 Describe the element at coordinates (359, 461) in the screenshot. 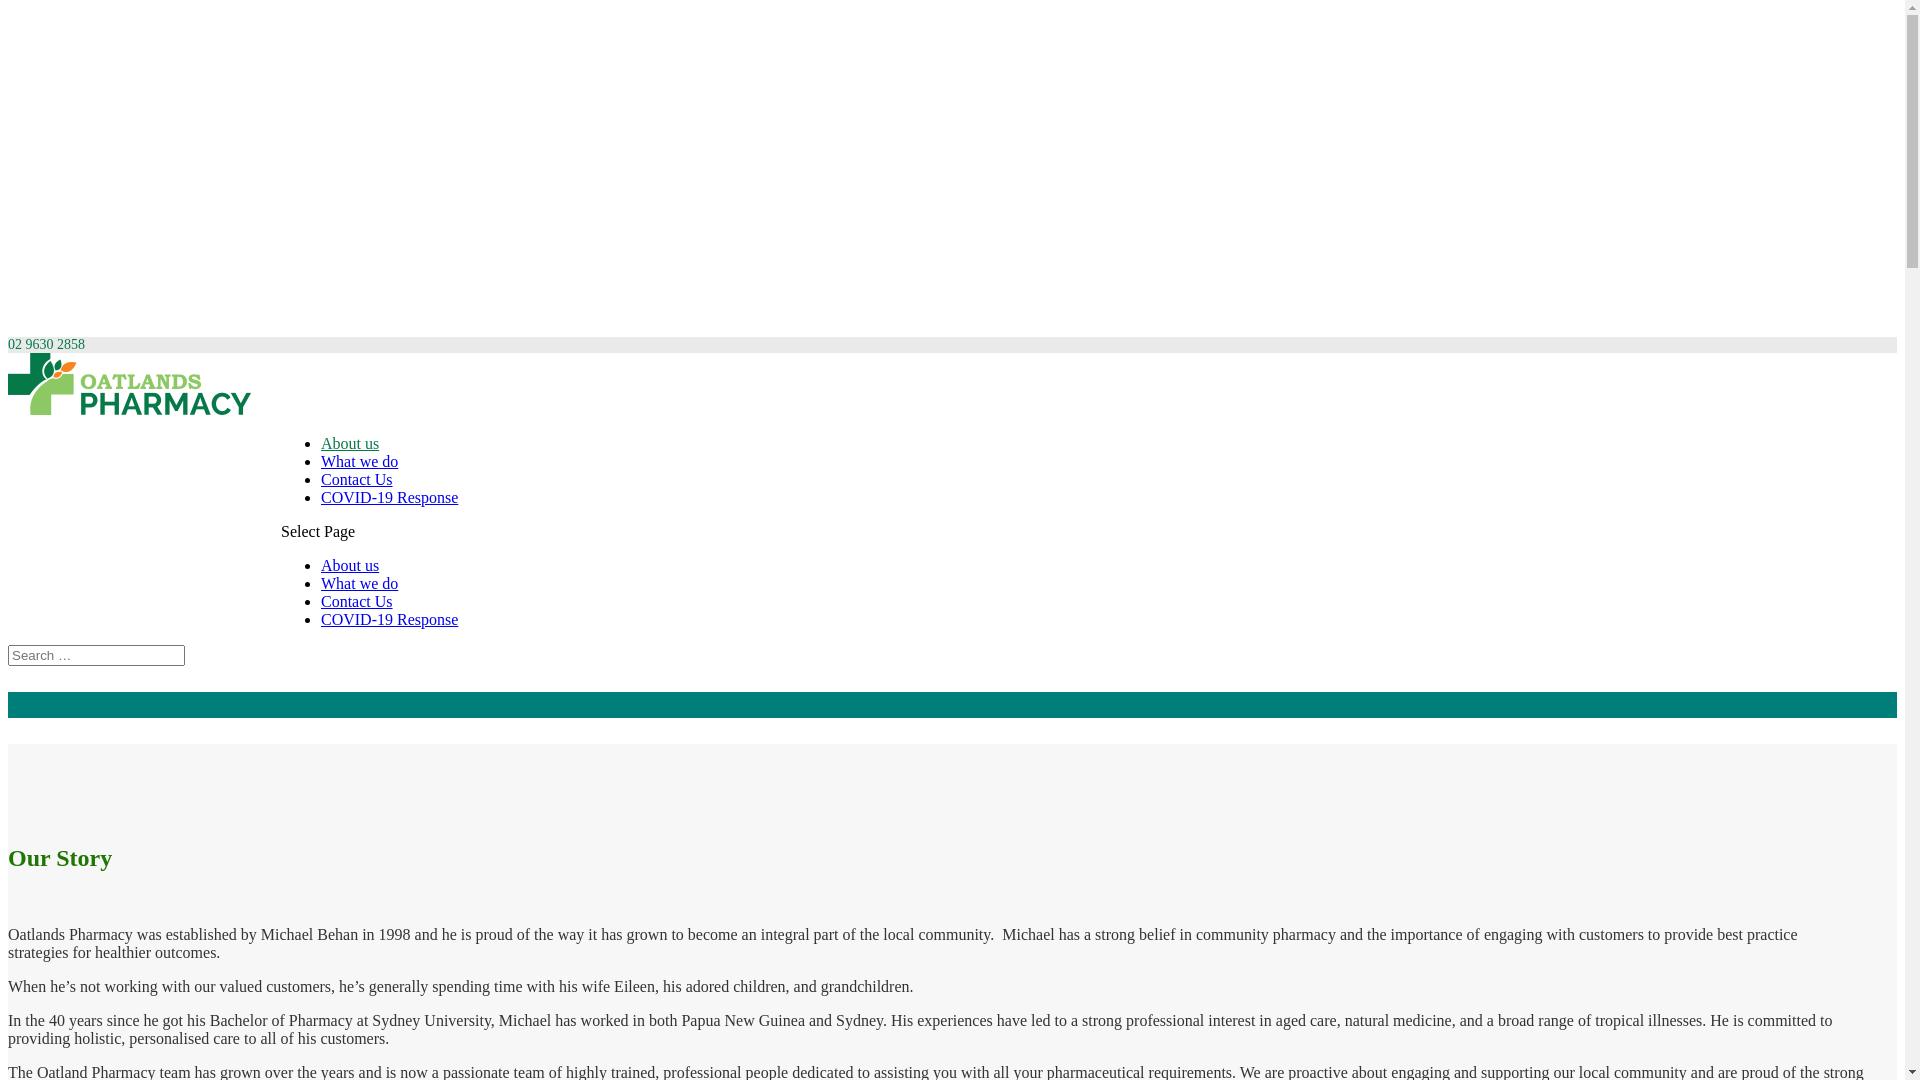

I see `'What we do'` at that location.